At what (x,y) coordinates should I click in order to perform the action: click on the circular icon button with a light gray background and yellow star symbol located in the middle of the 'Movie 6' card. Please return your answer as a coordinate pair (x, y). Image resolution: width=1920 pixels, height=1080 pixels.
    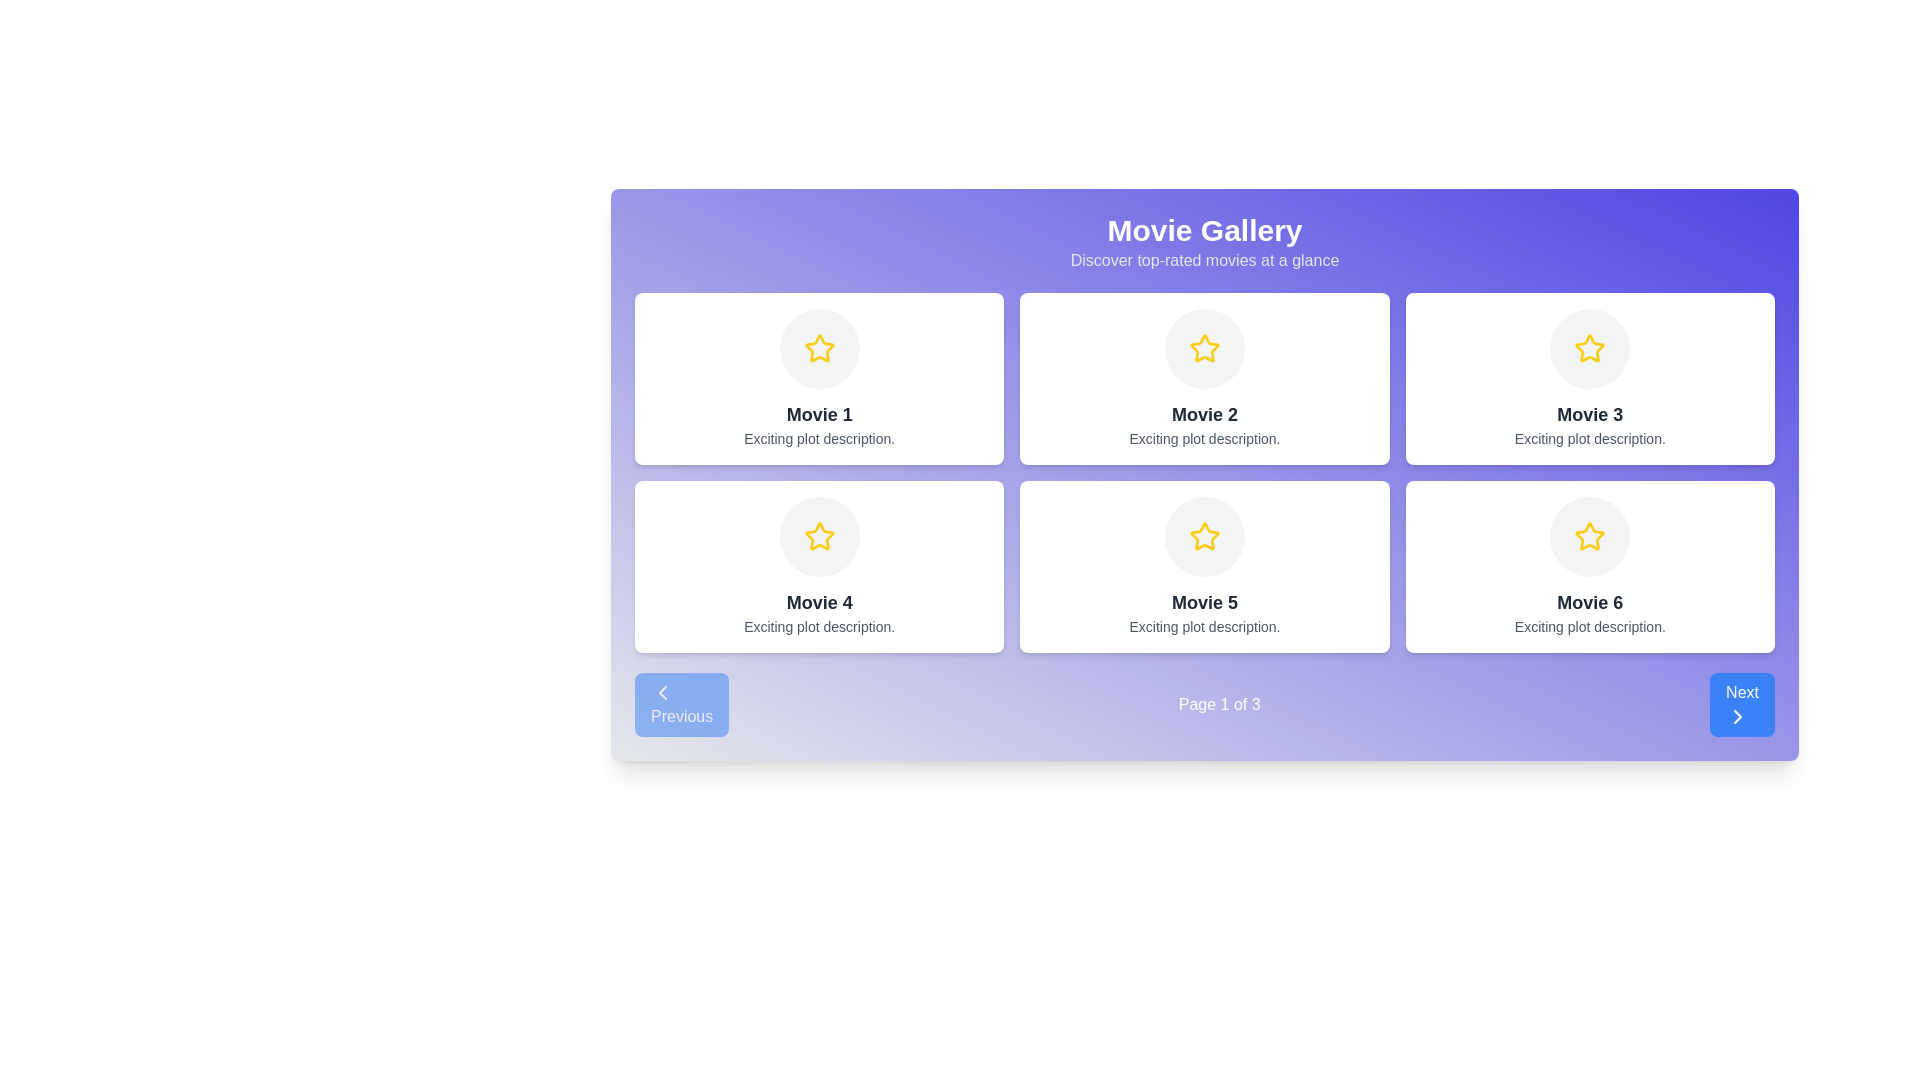
    Looking at the image, I should click on (1589, 535).